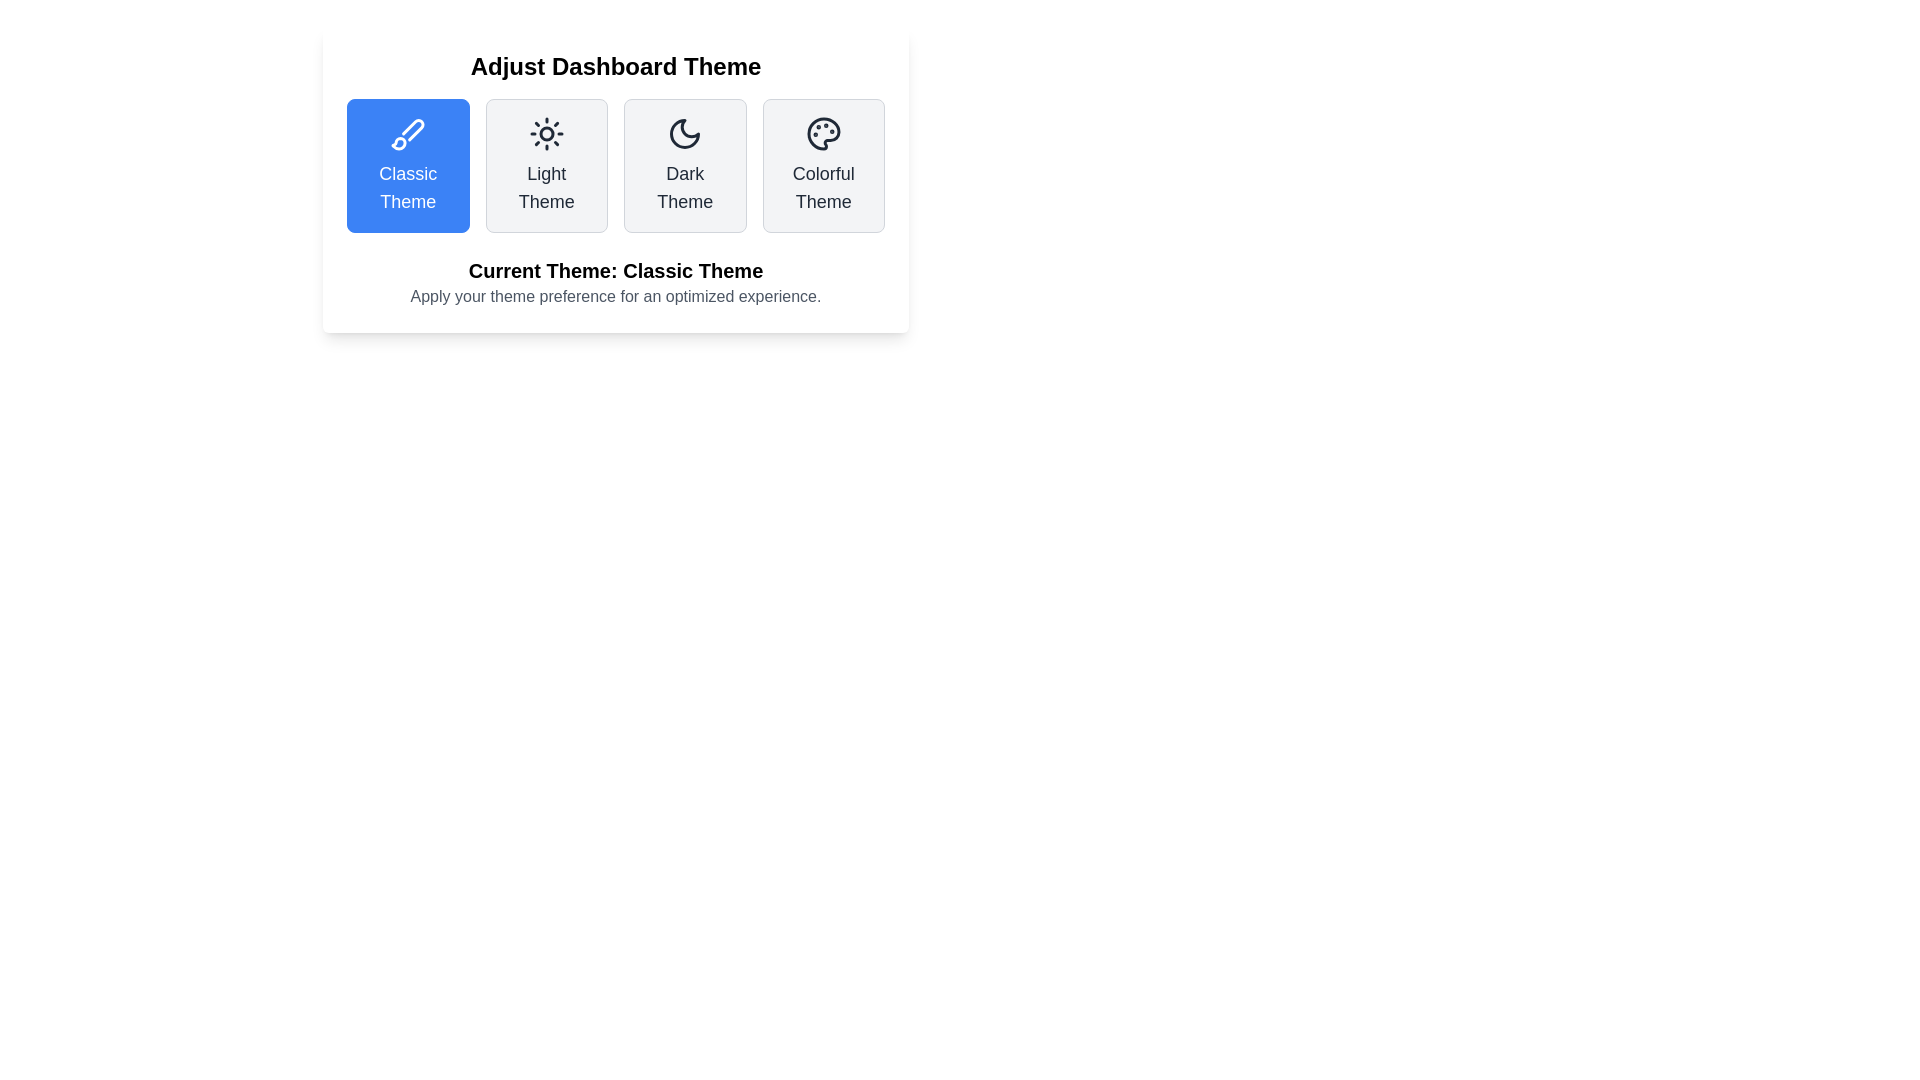 This screenshot has width=1920, height=1080. Describe the element at coordinates (823, 134) in the screenshot. I see `the 'Colorful Theme' by clicking on the vibrant theme icon located at the center of its bounding box` at that location.